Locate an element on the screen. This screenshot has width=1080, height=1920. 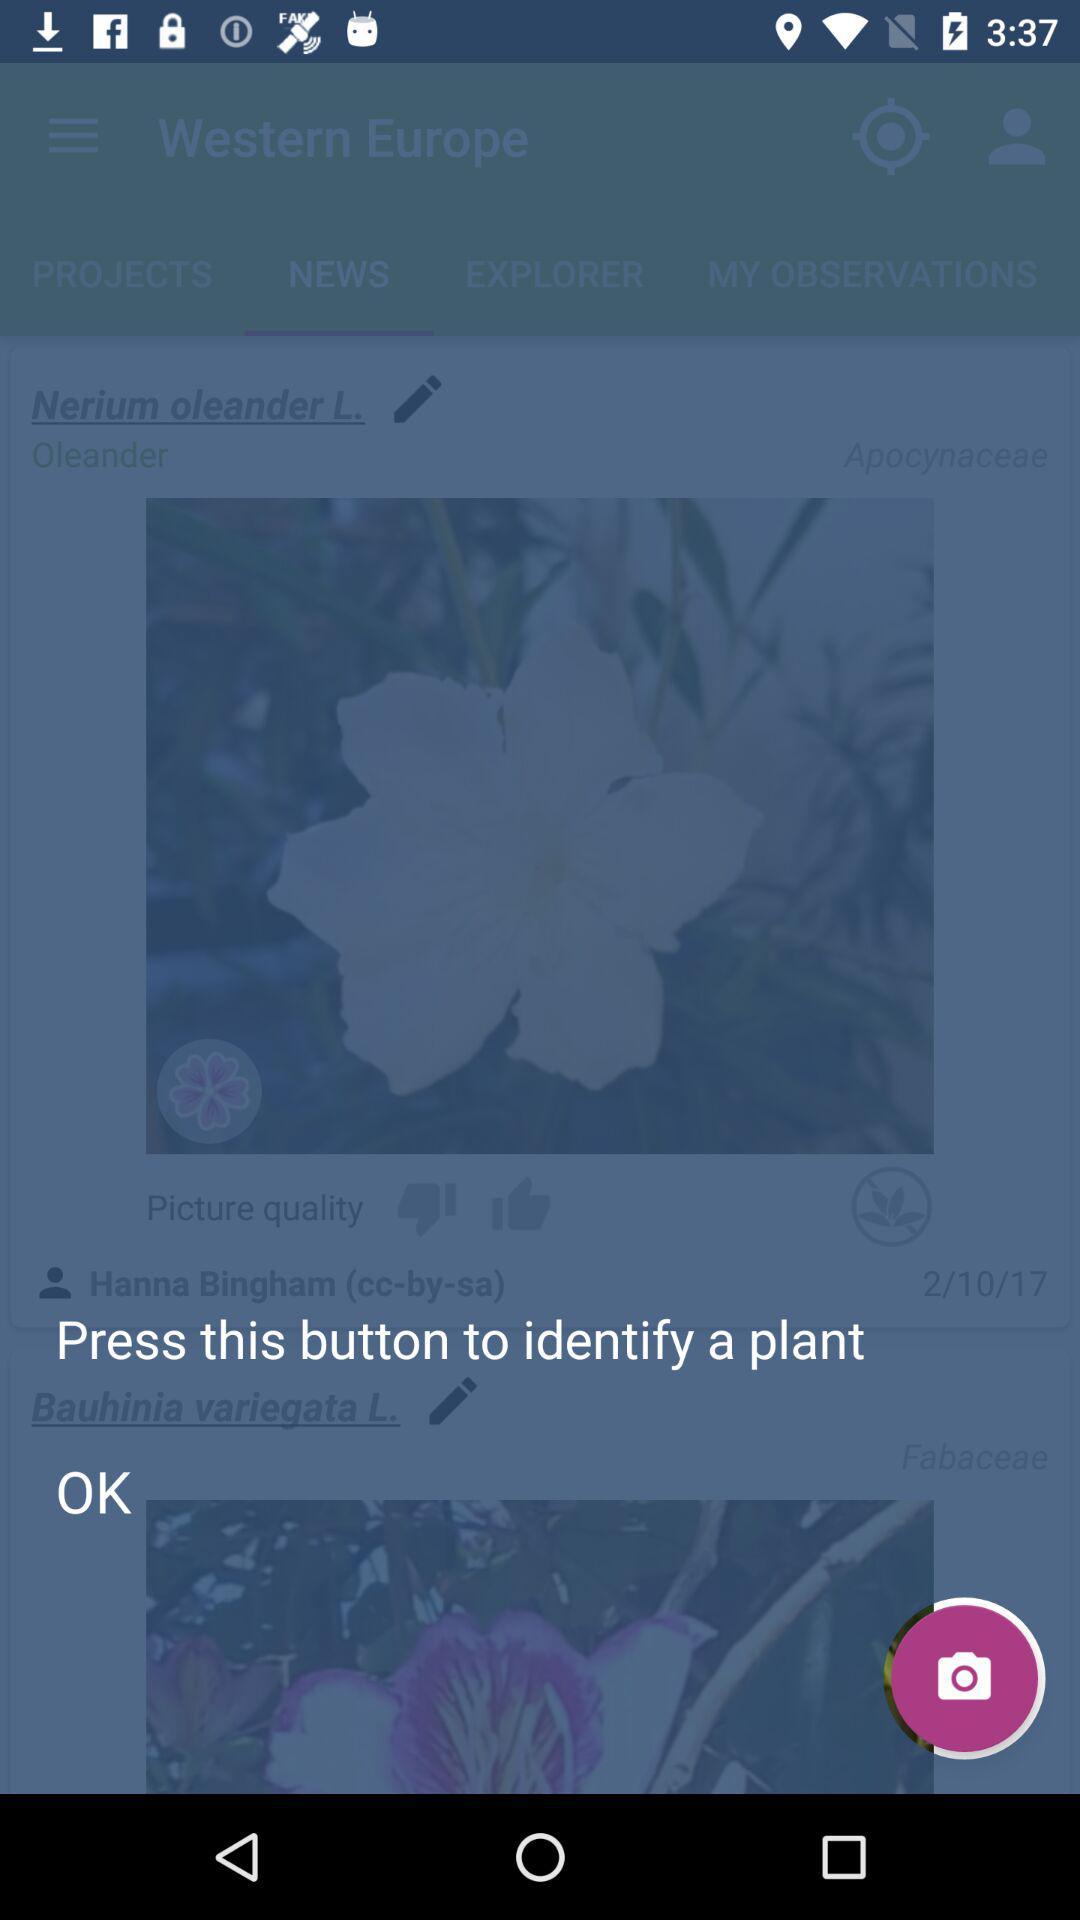
nerium oleander l. item is located at coordinates (198, 402).